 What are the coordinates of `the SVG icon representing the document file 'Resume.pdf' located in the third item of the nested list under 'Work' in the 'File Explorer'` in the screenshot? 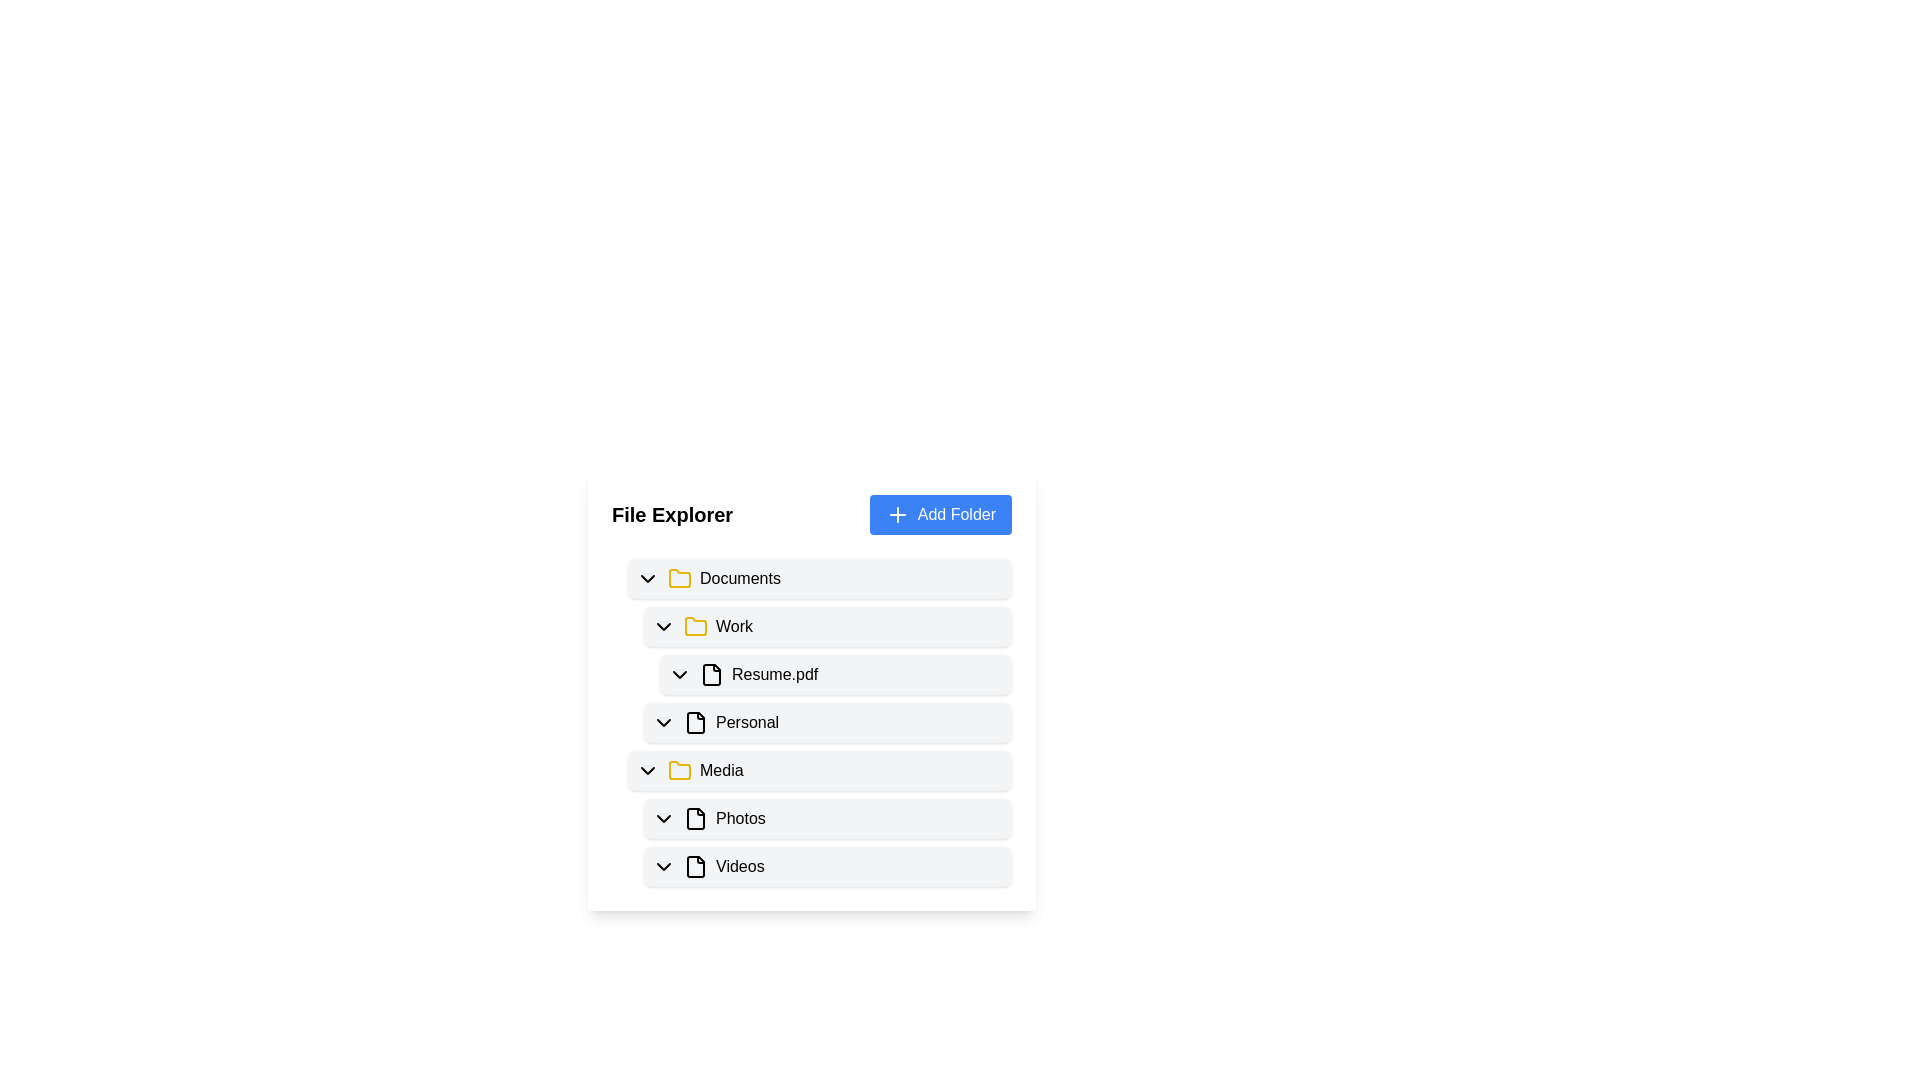 It's located at (711, 675).